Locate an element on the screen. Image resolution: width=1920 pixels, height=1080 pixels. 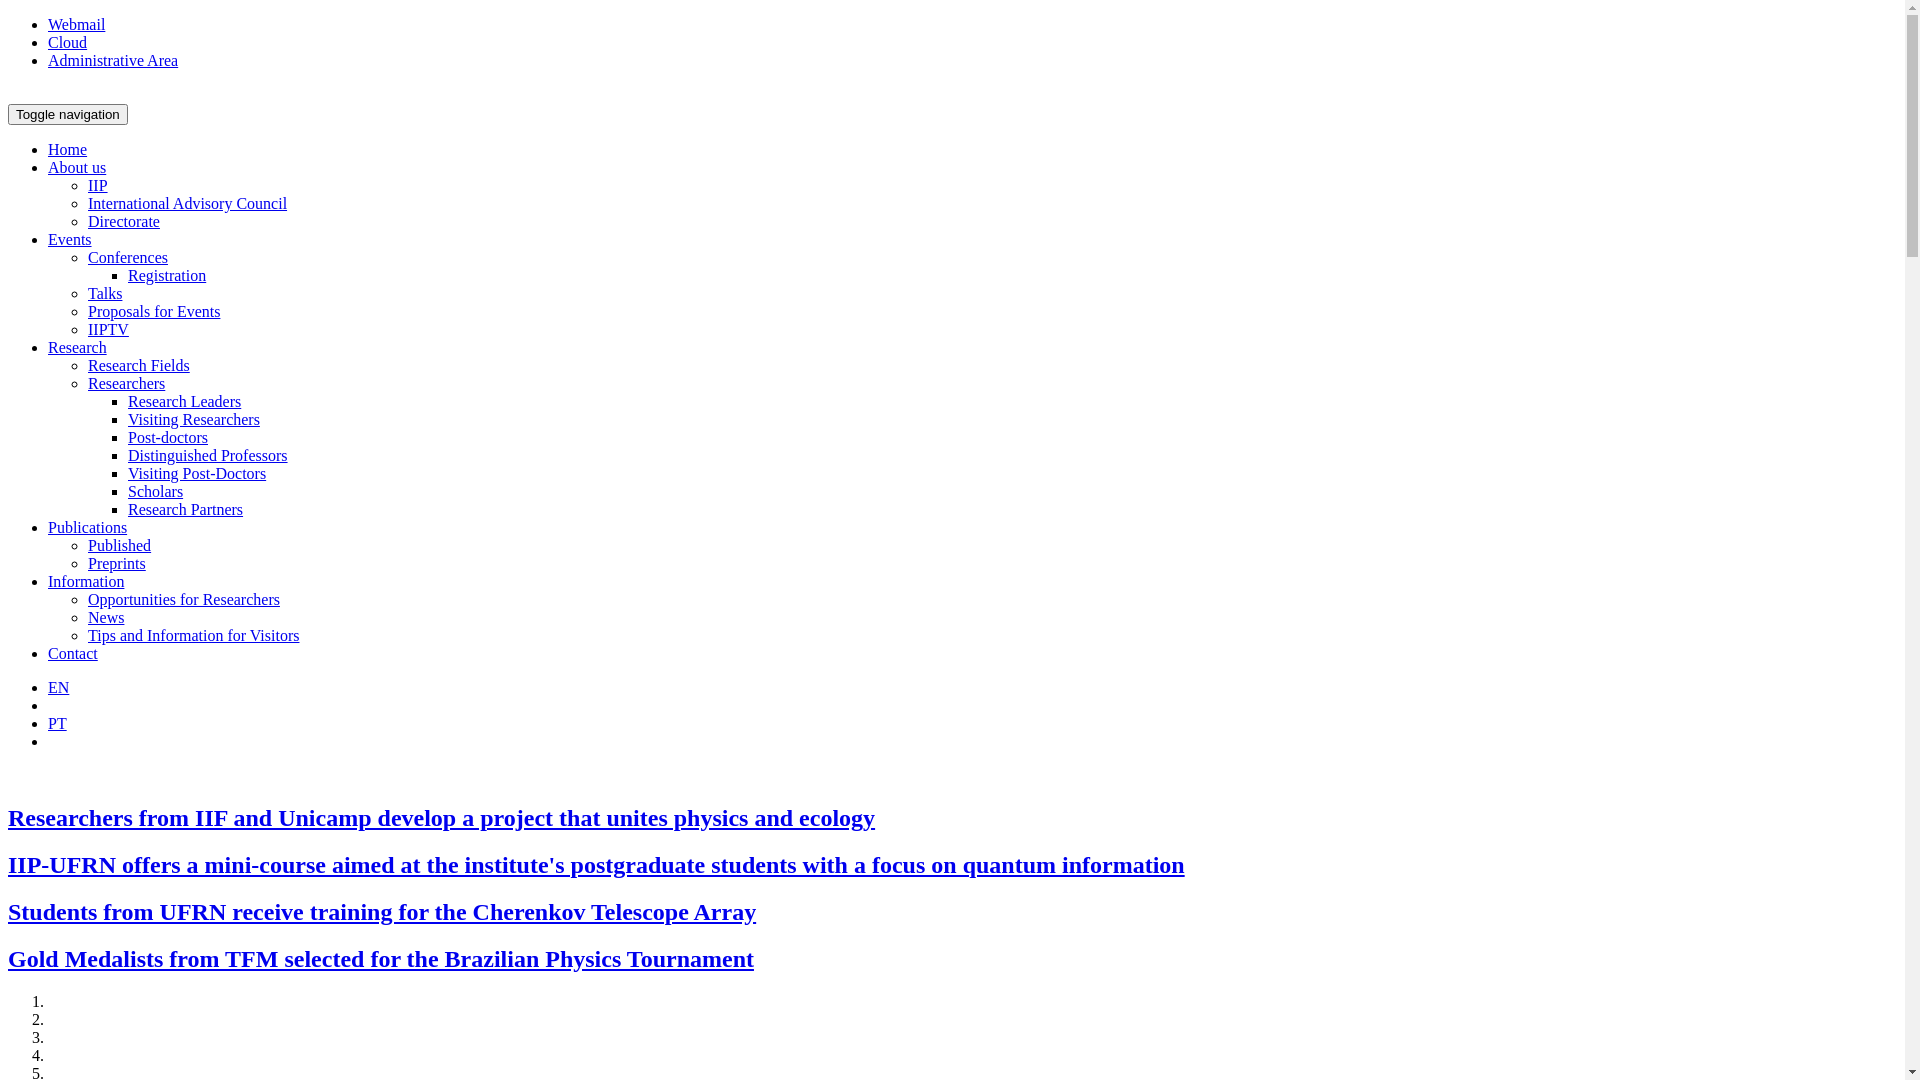
'Publications' is located at coordinates (86, 526).